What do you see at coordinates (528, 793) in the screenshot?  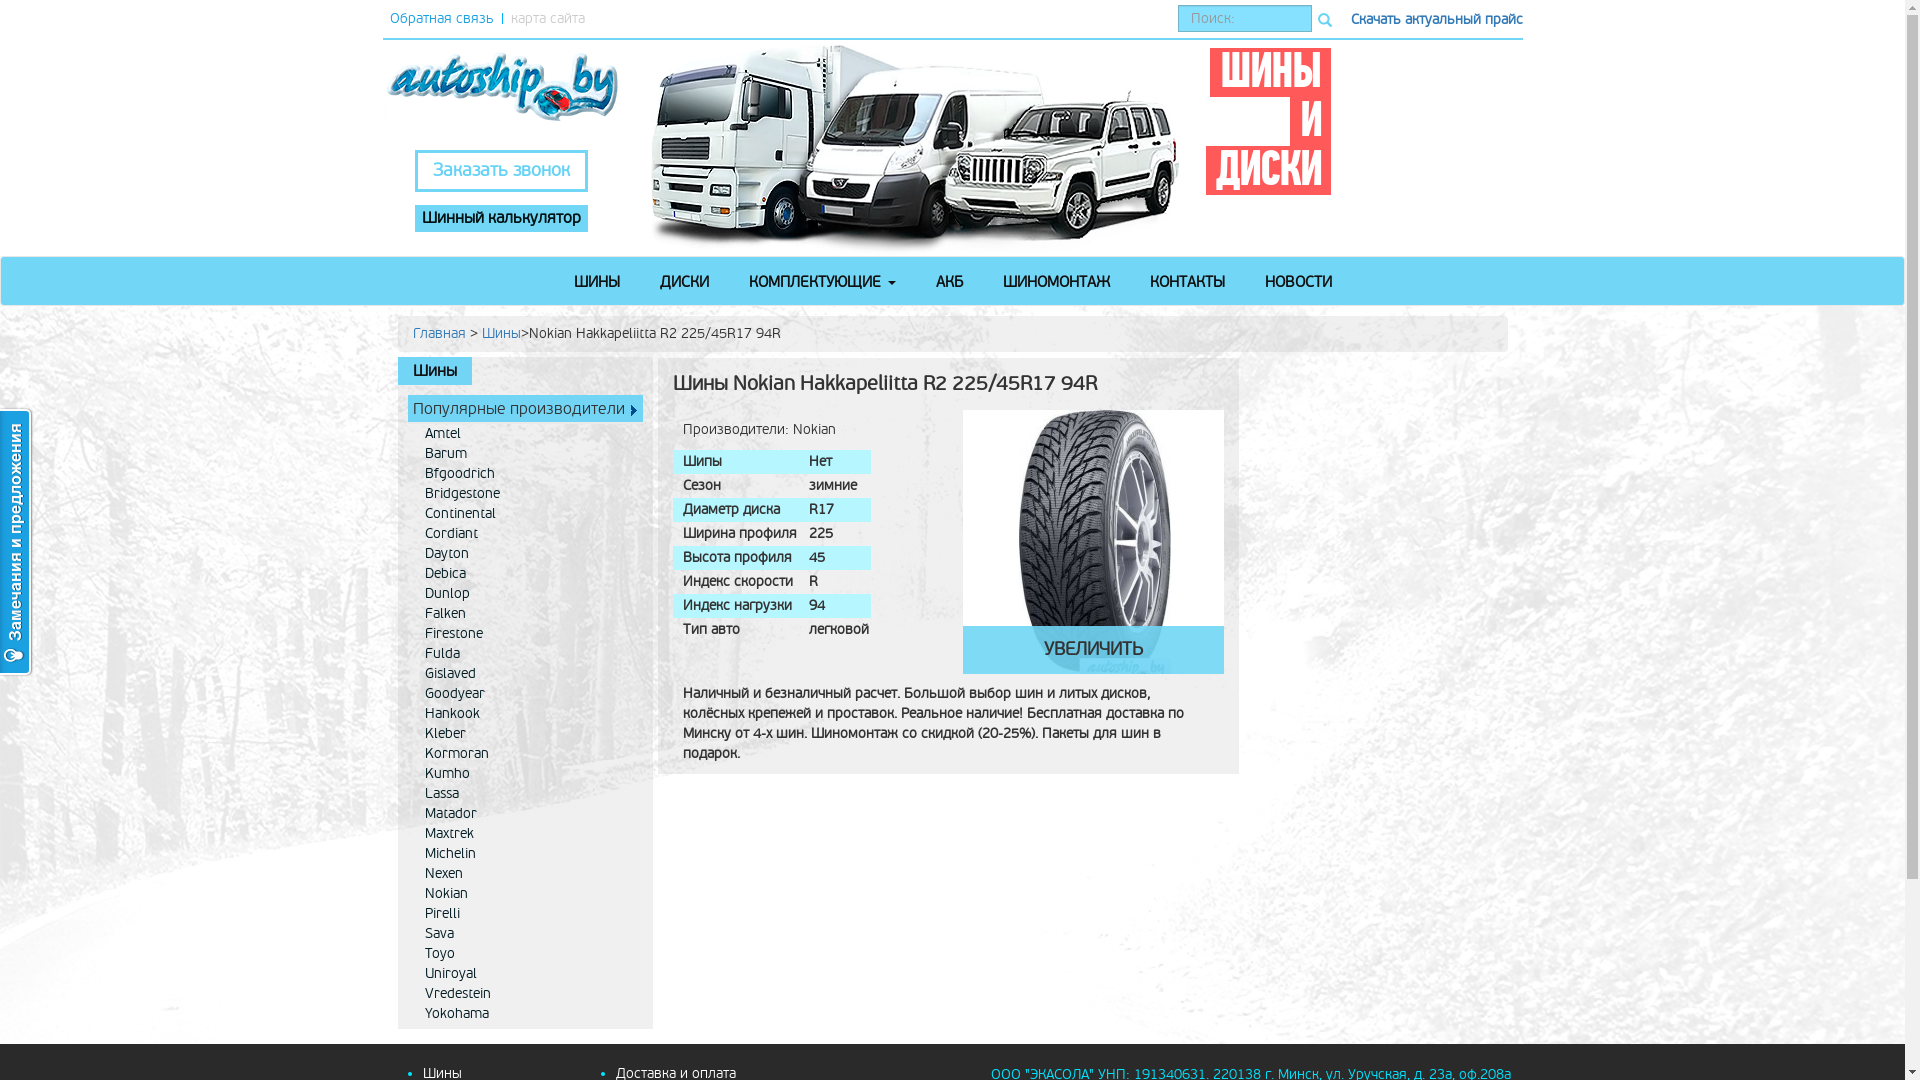 I see `'Lassa'` at bounding box center [528, 793].